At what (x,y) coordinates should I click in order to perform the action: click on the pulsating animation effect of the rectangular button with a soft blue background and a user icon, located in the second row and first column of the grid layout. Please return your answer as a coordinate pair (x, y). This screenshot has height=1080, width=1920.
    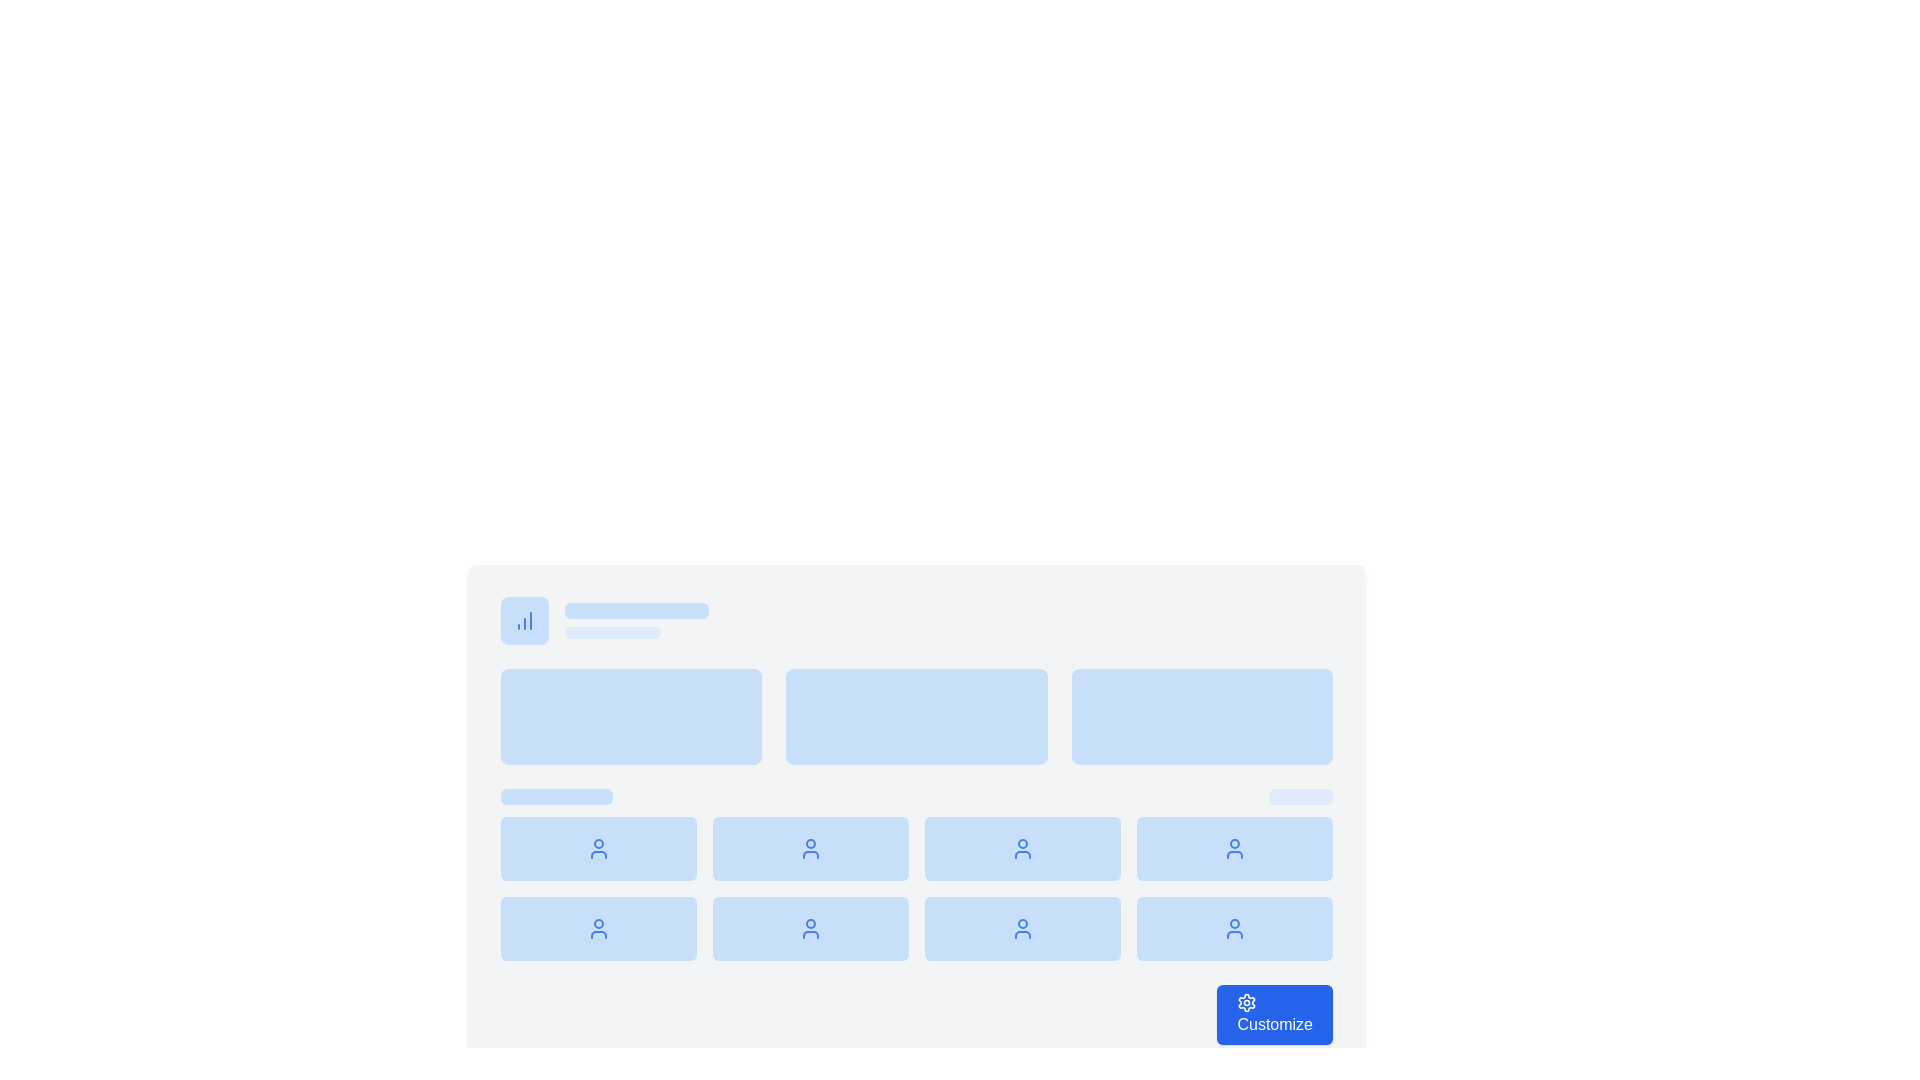
    Looking at the image, I should click on (598, 929).